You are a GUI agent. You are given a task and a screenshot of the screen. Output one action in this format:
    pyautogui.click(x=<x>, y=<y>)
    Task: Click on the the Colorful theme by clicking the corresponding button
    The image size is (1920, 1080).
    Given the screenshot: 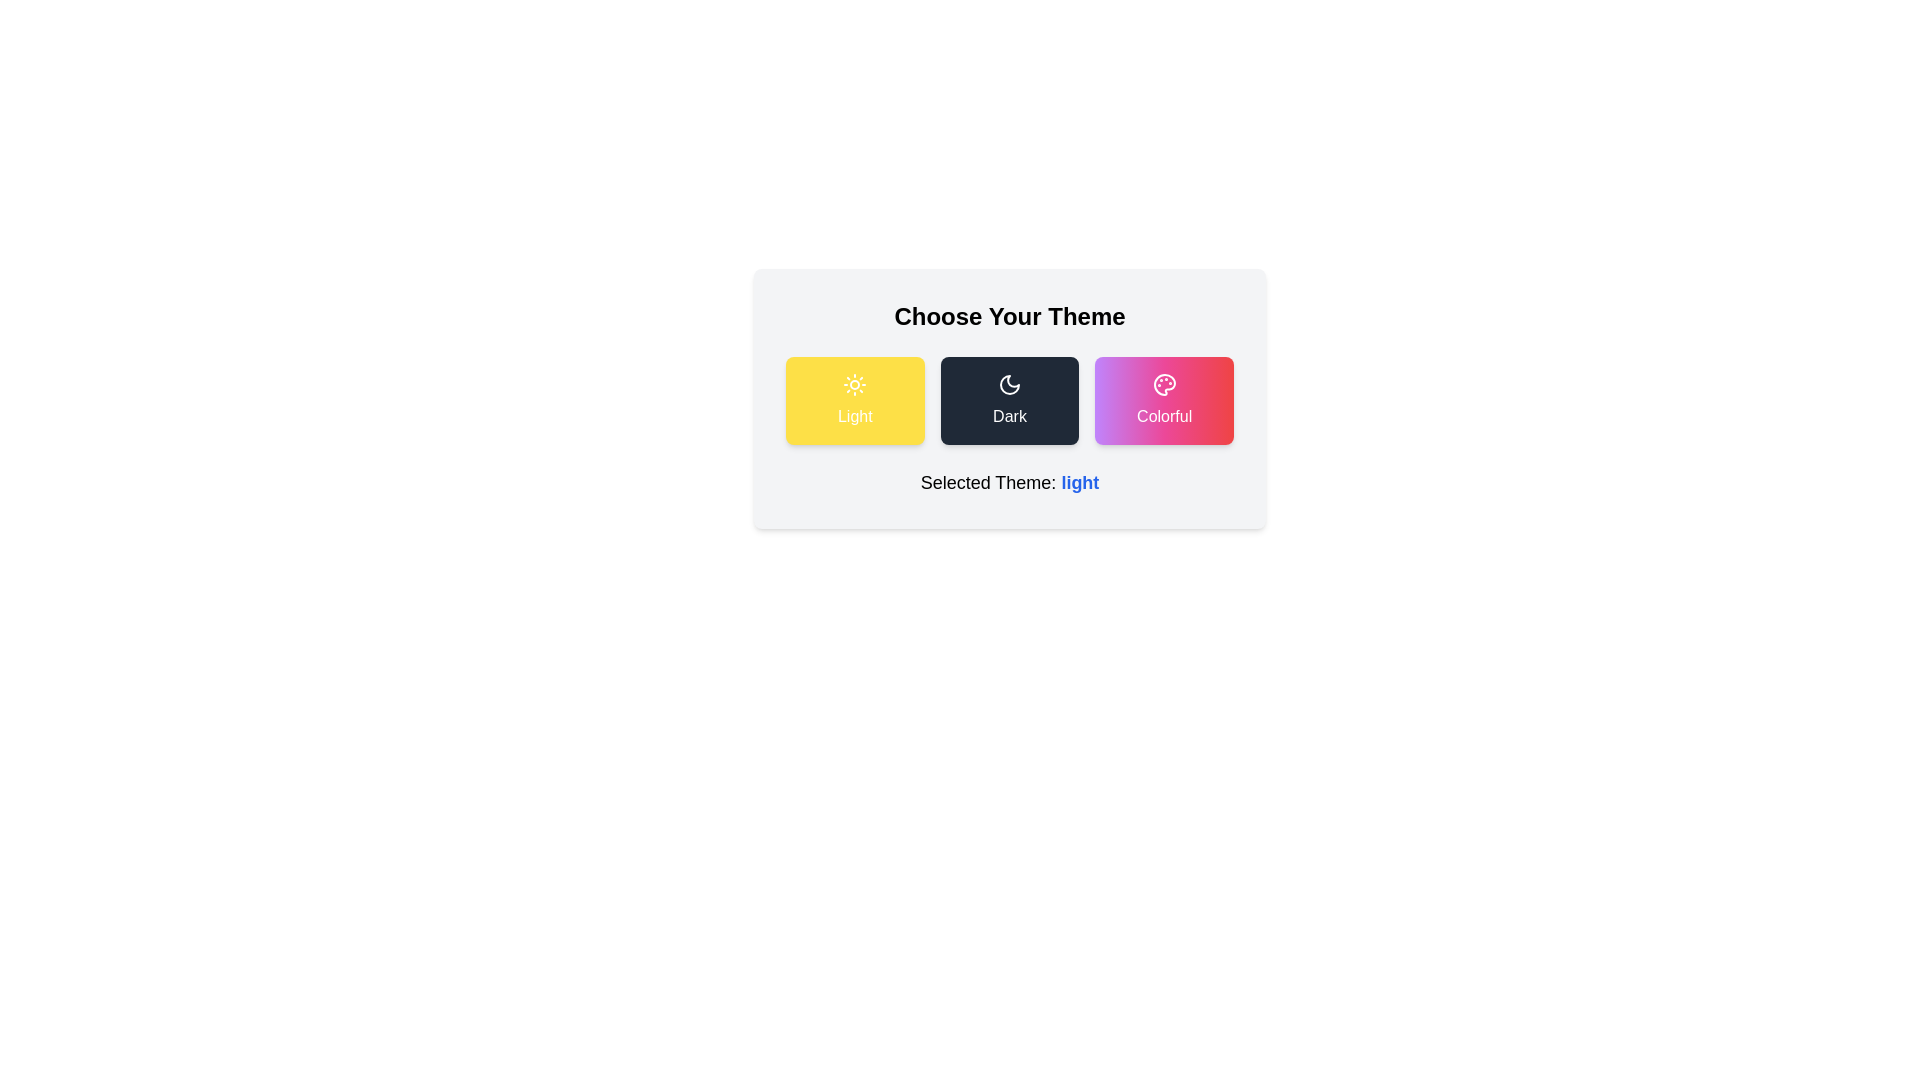 What is the action you would take?
    pyautogui.click(x=1163, y=401)
    